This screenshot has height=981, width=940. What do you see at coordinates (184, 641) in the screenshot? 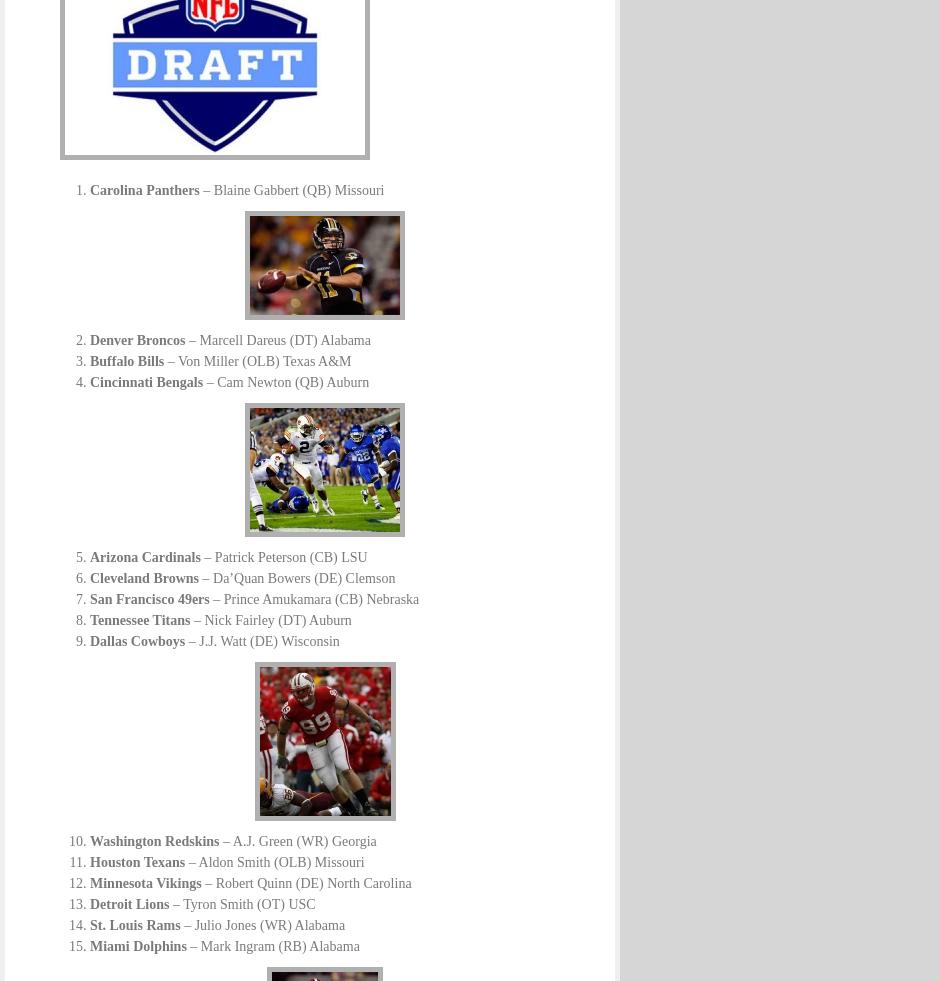
I see `'–	J.J. Watt (DE) Wisconsin'` at bounding box center [184, 641].